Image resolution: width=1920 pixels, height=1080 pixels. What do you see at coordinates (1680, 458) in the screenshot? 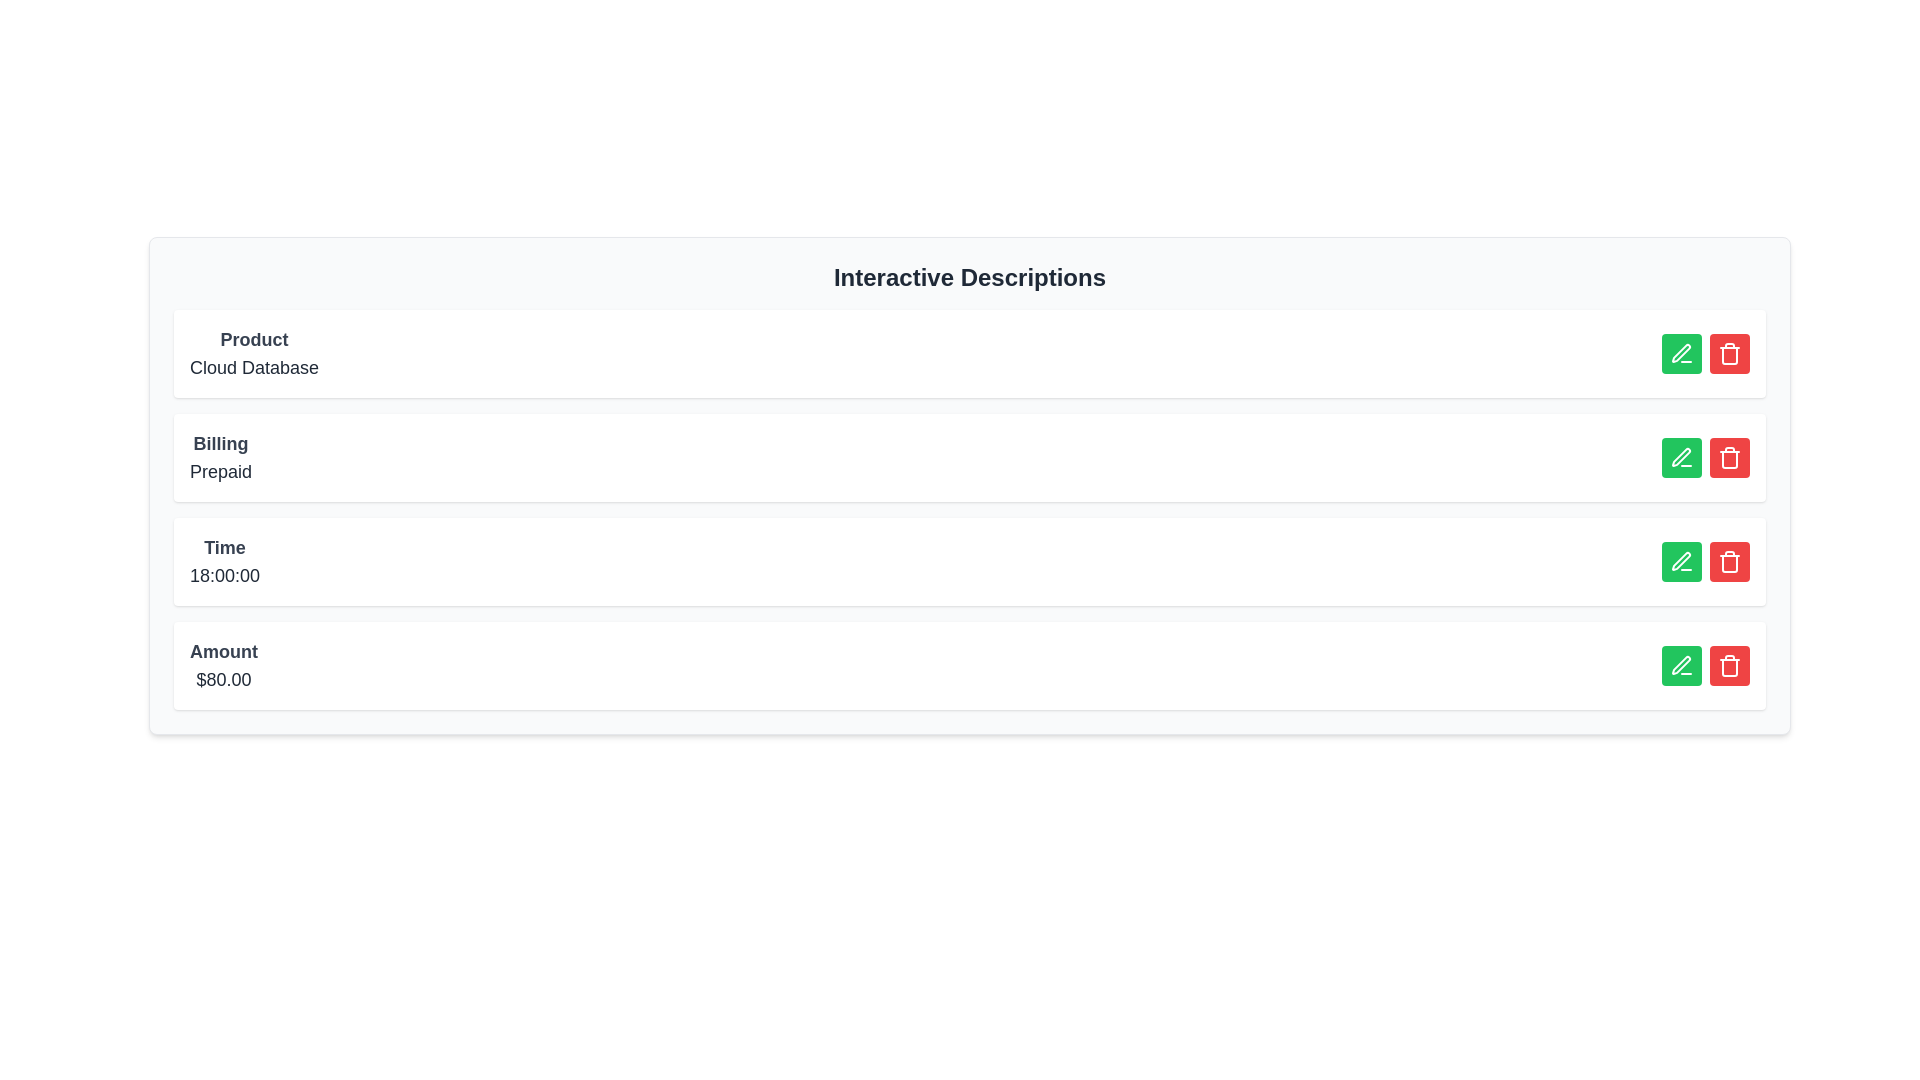
I see `the pen icon with a green circular background that denotes editing functionality, located to the right of the 'Time' field label in the interface` at bounding box center [1680, 458].